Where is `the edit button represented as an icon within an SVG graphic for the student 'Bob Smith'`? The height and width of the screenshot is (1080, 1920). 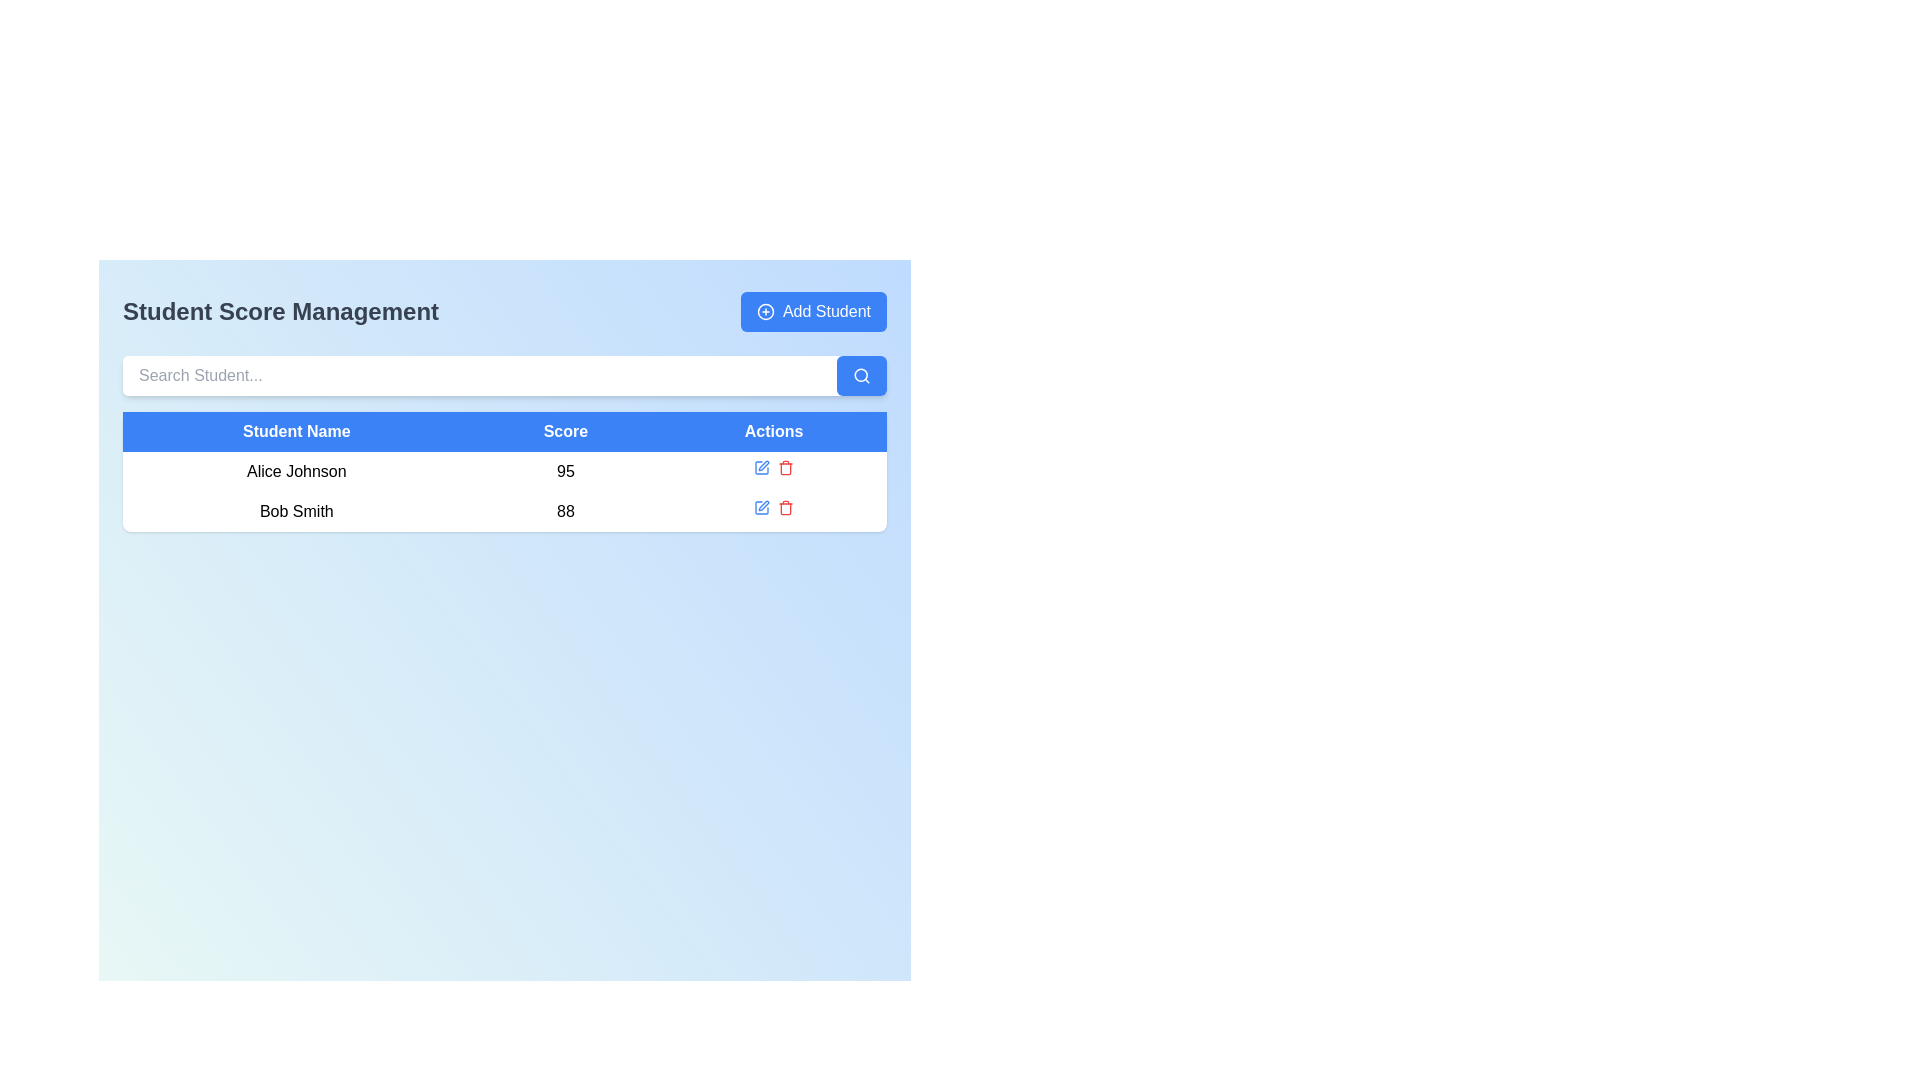 the edit button represented as an icon within an SVG graphic for the student 'Bob Smith' is located at coordinates (762, 466).